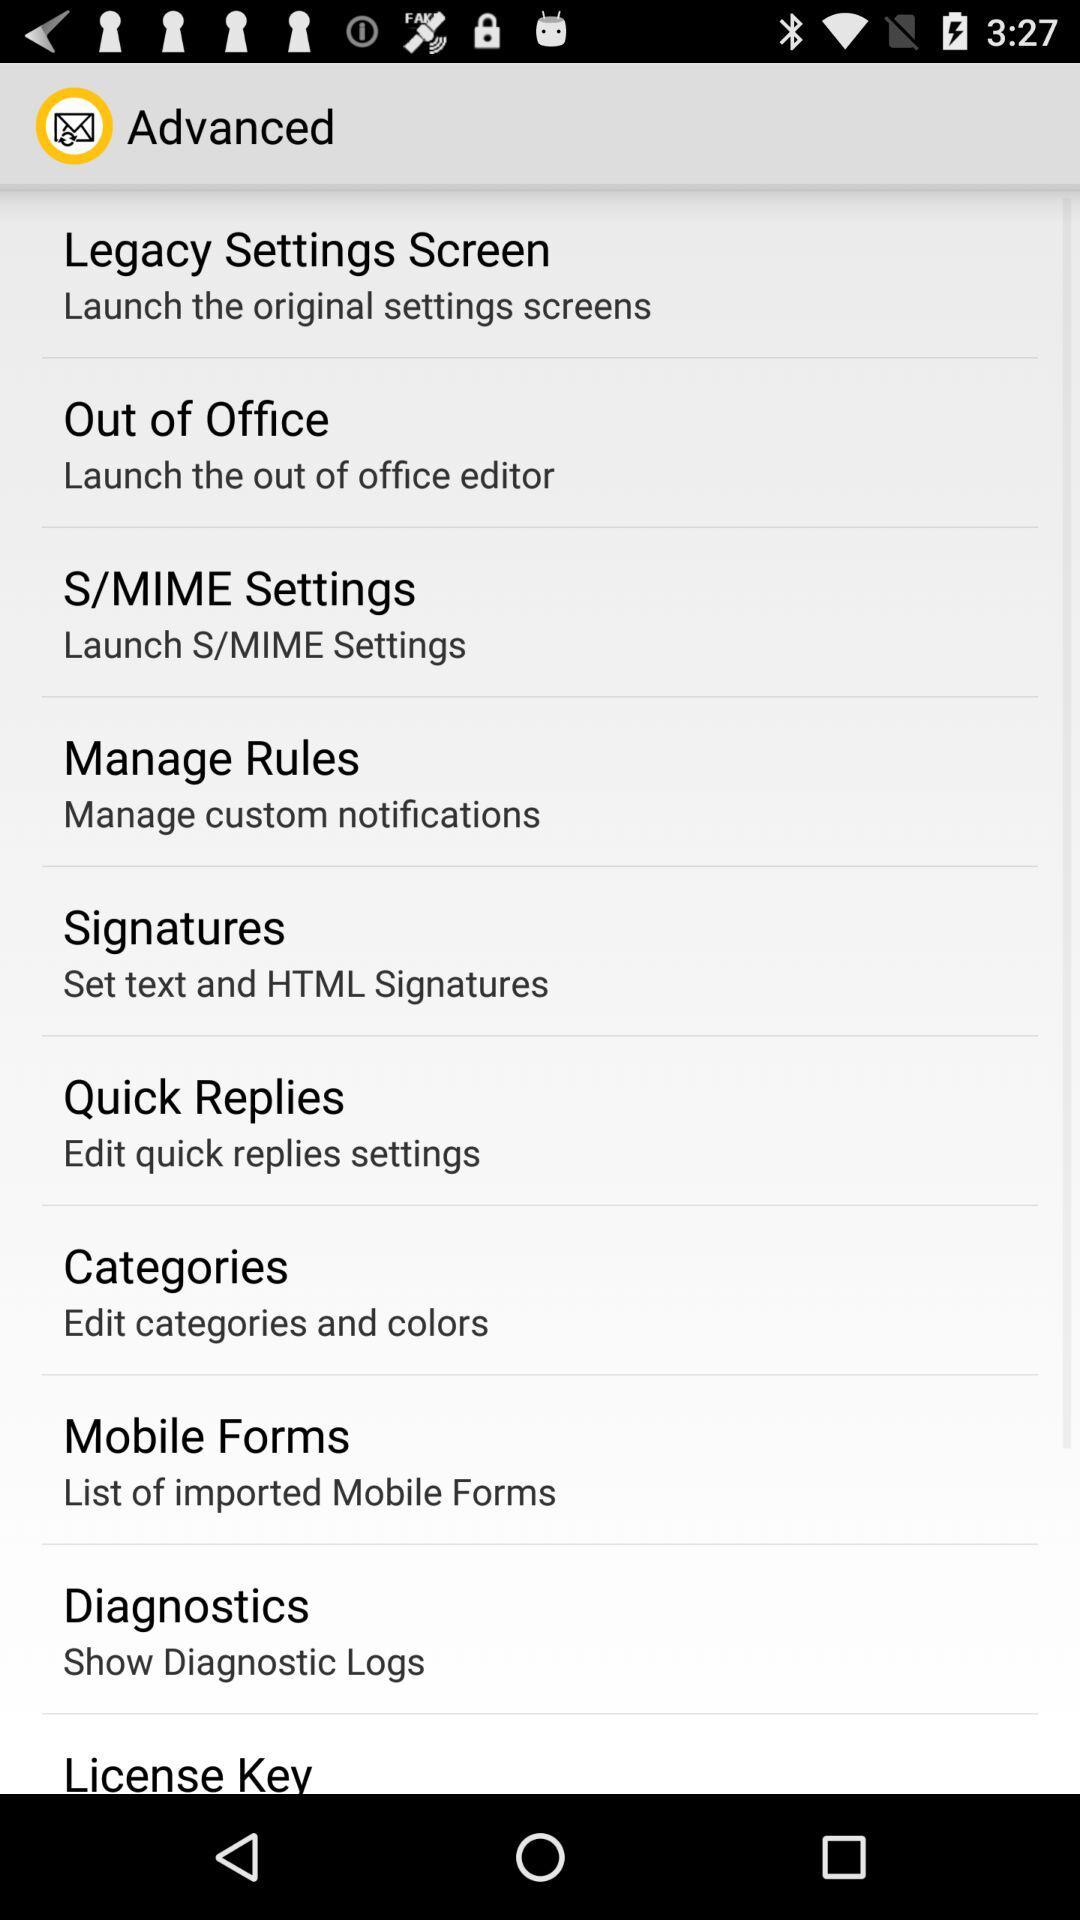 This screenshot has height=1920, width=1080. Describe the element at coordinates (307, 246) in the screenshot. I see `icon above the launch the original` at that location.